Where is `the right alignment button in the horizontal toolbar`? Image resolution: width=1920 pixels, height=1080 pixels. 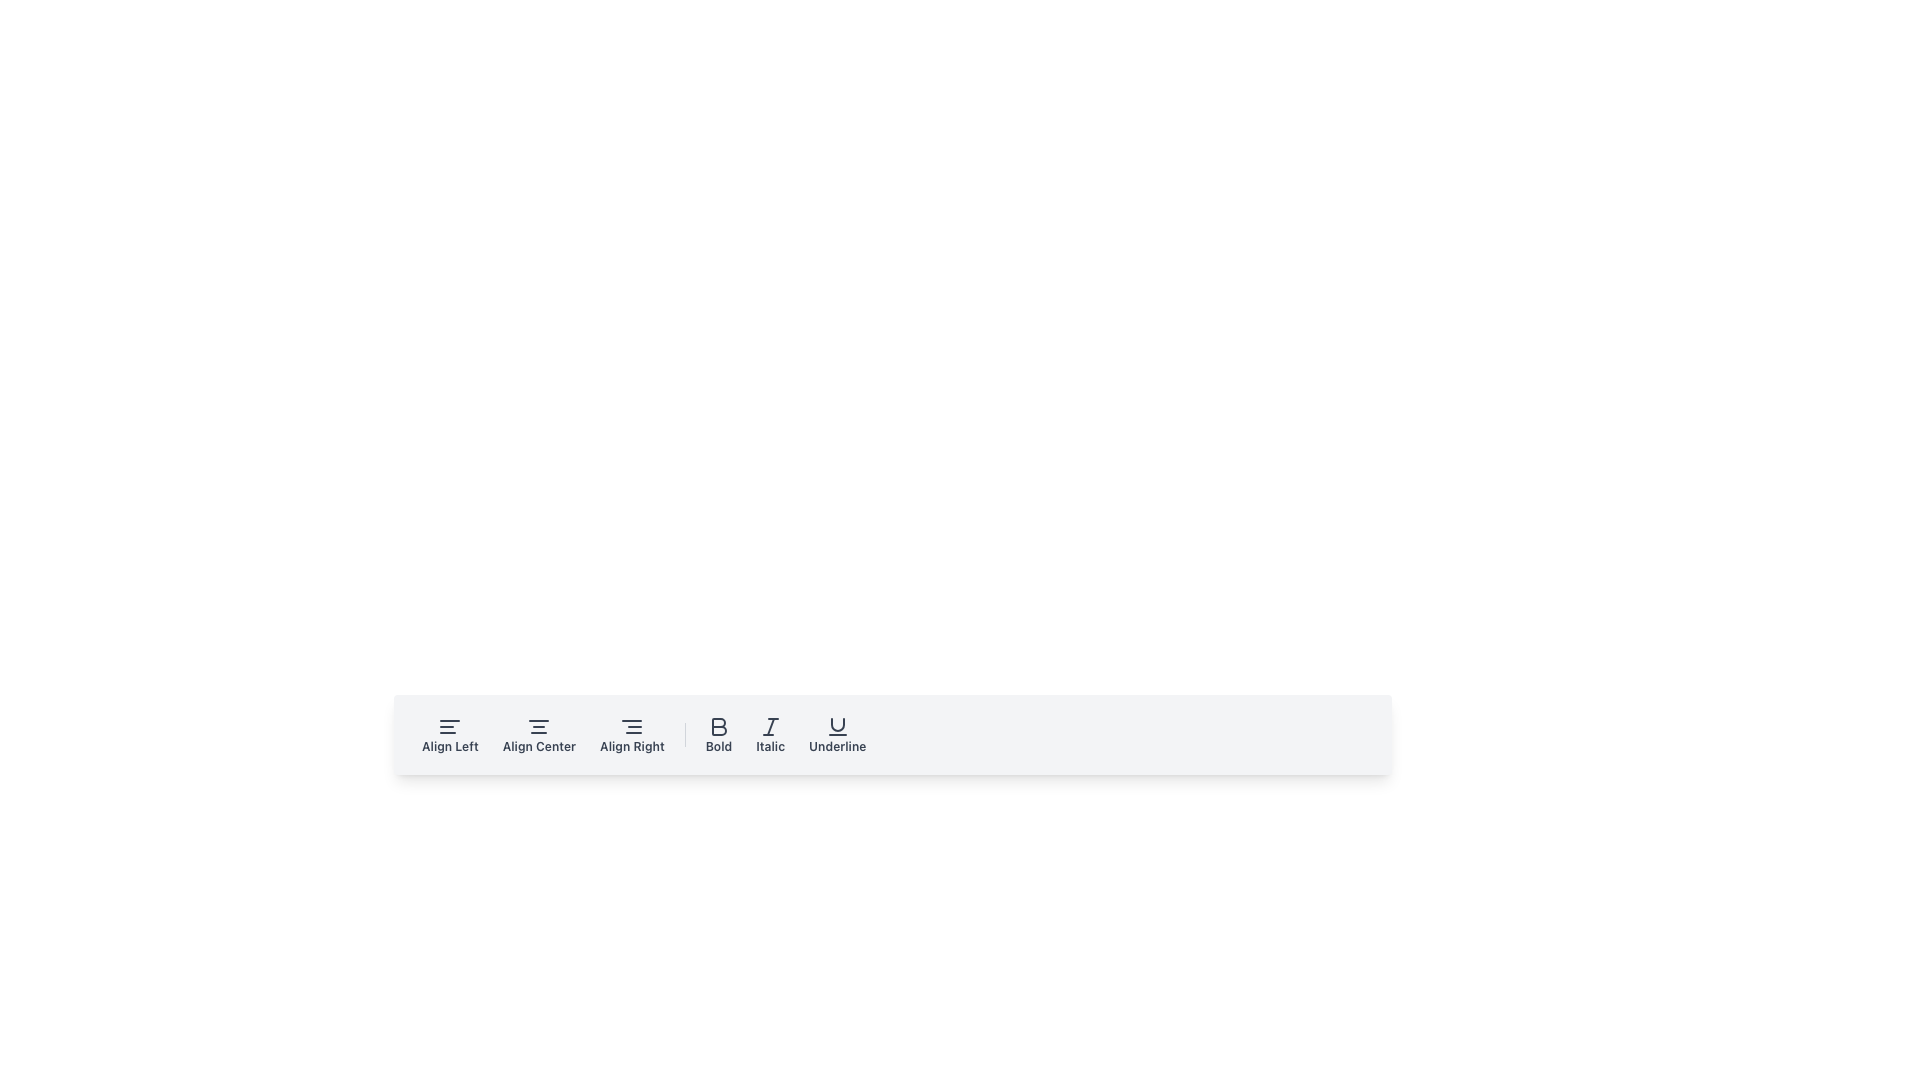
the right alignment button in the horizontal toolbar is located at coordinates (631, 735).